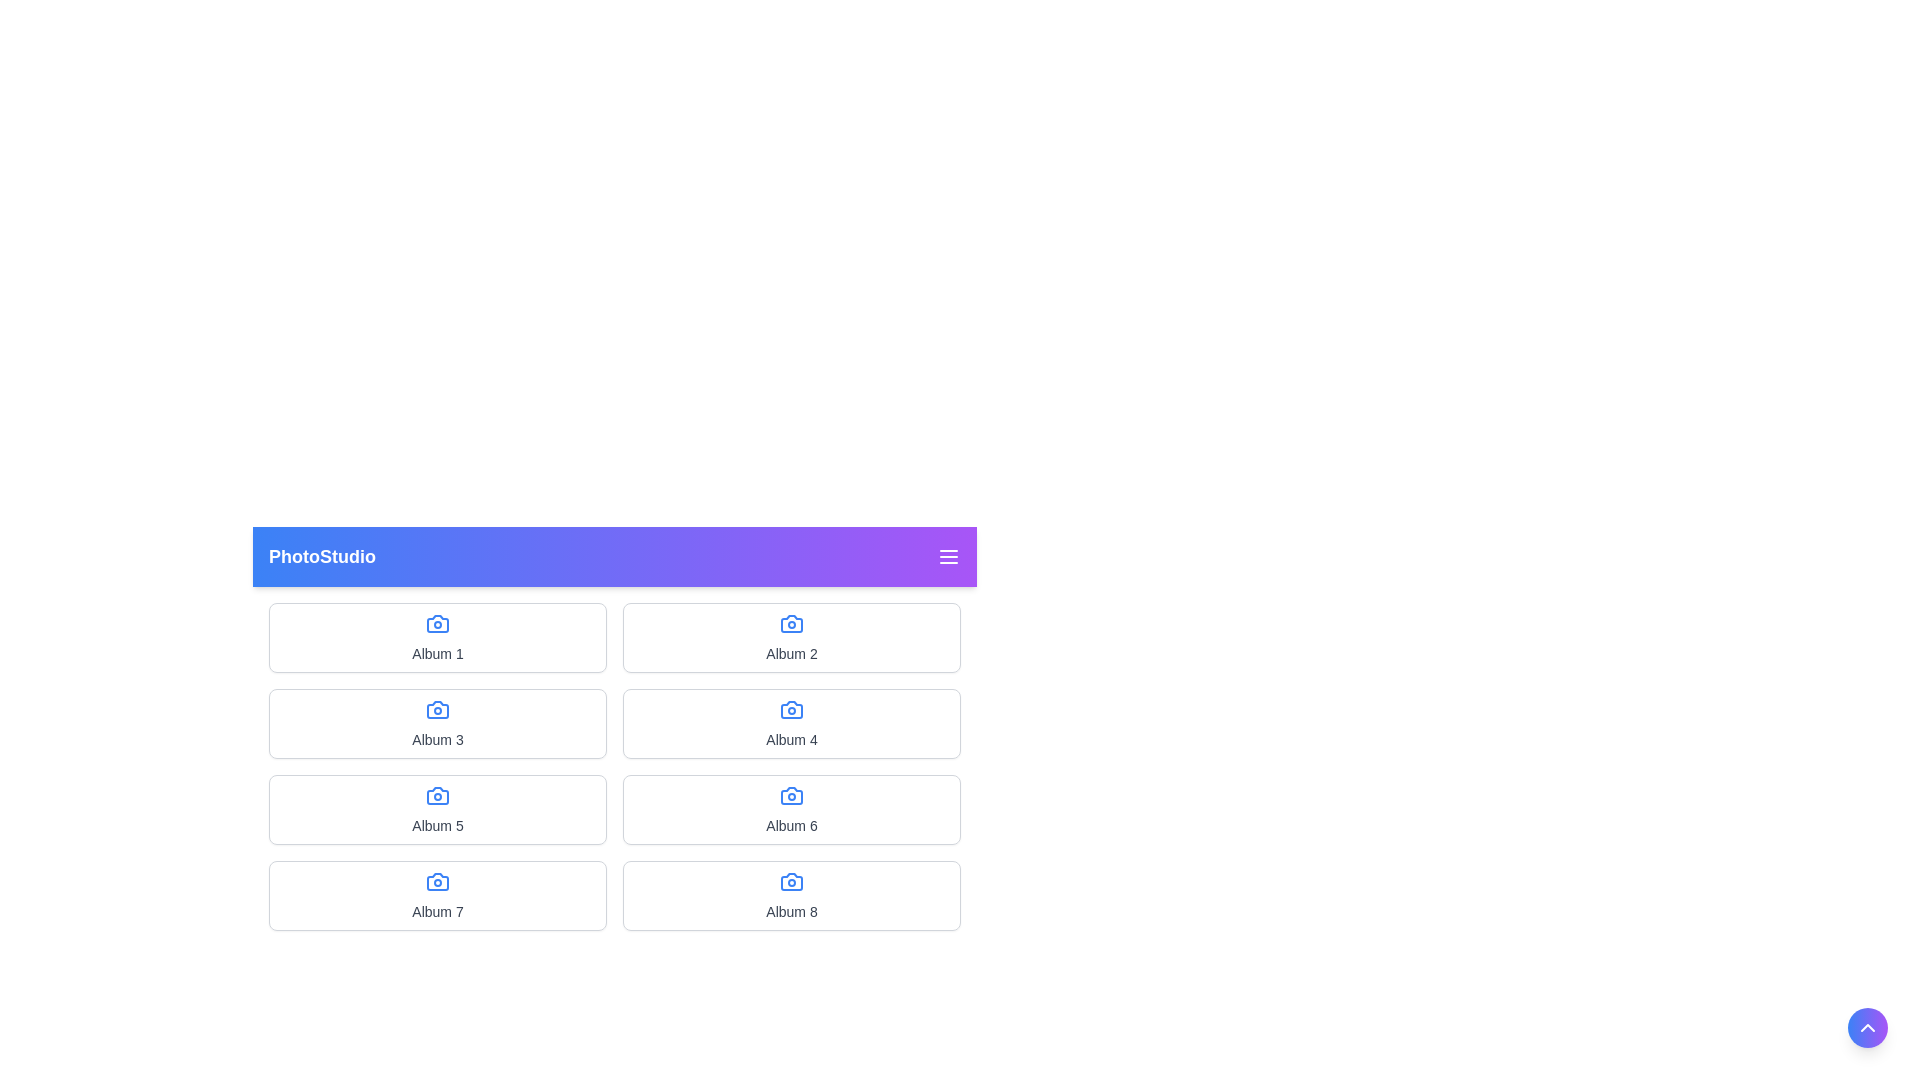 This screenshot has height=1080, width=1920. What do you see at coordinates (791, 794) in the screenshot?
I see `the camera icon located in the sixth item of the grid layout labeled 'Album 6', positioned below the title 'PhotoStudio'` at bounding box center [791, 794].